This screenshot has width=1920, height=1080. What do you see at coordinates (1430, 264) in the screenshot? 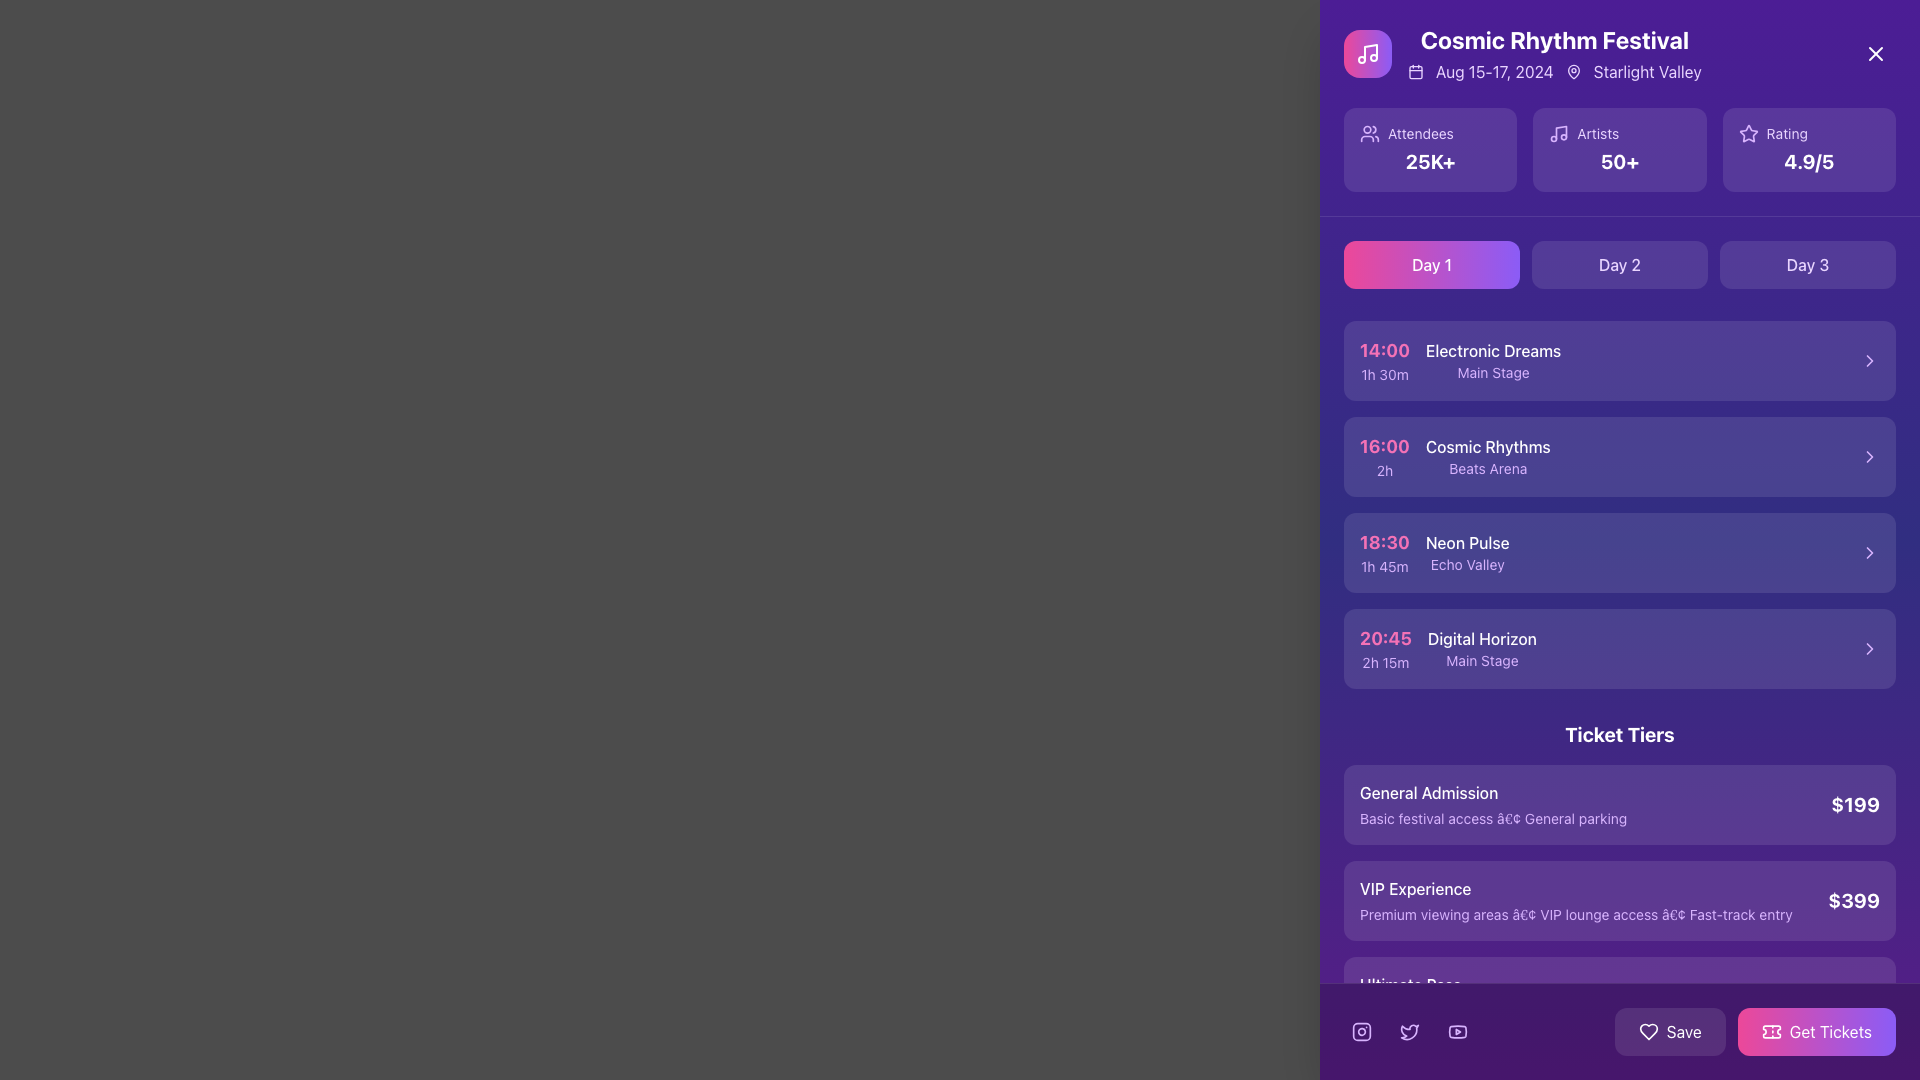
I see `the button labeled 'Day 1'` at bounding box center [1430, 264].